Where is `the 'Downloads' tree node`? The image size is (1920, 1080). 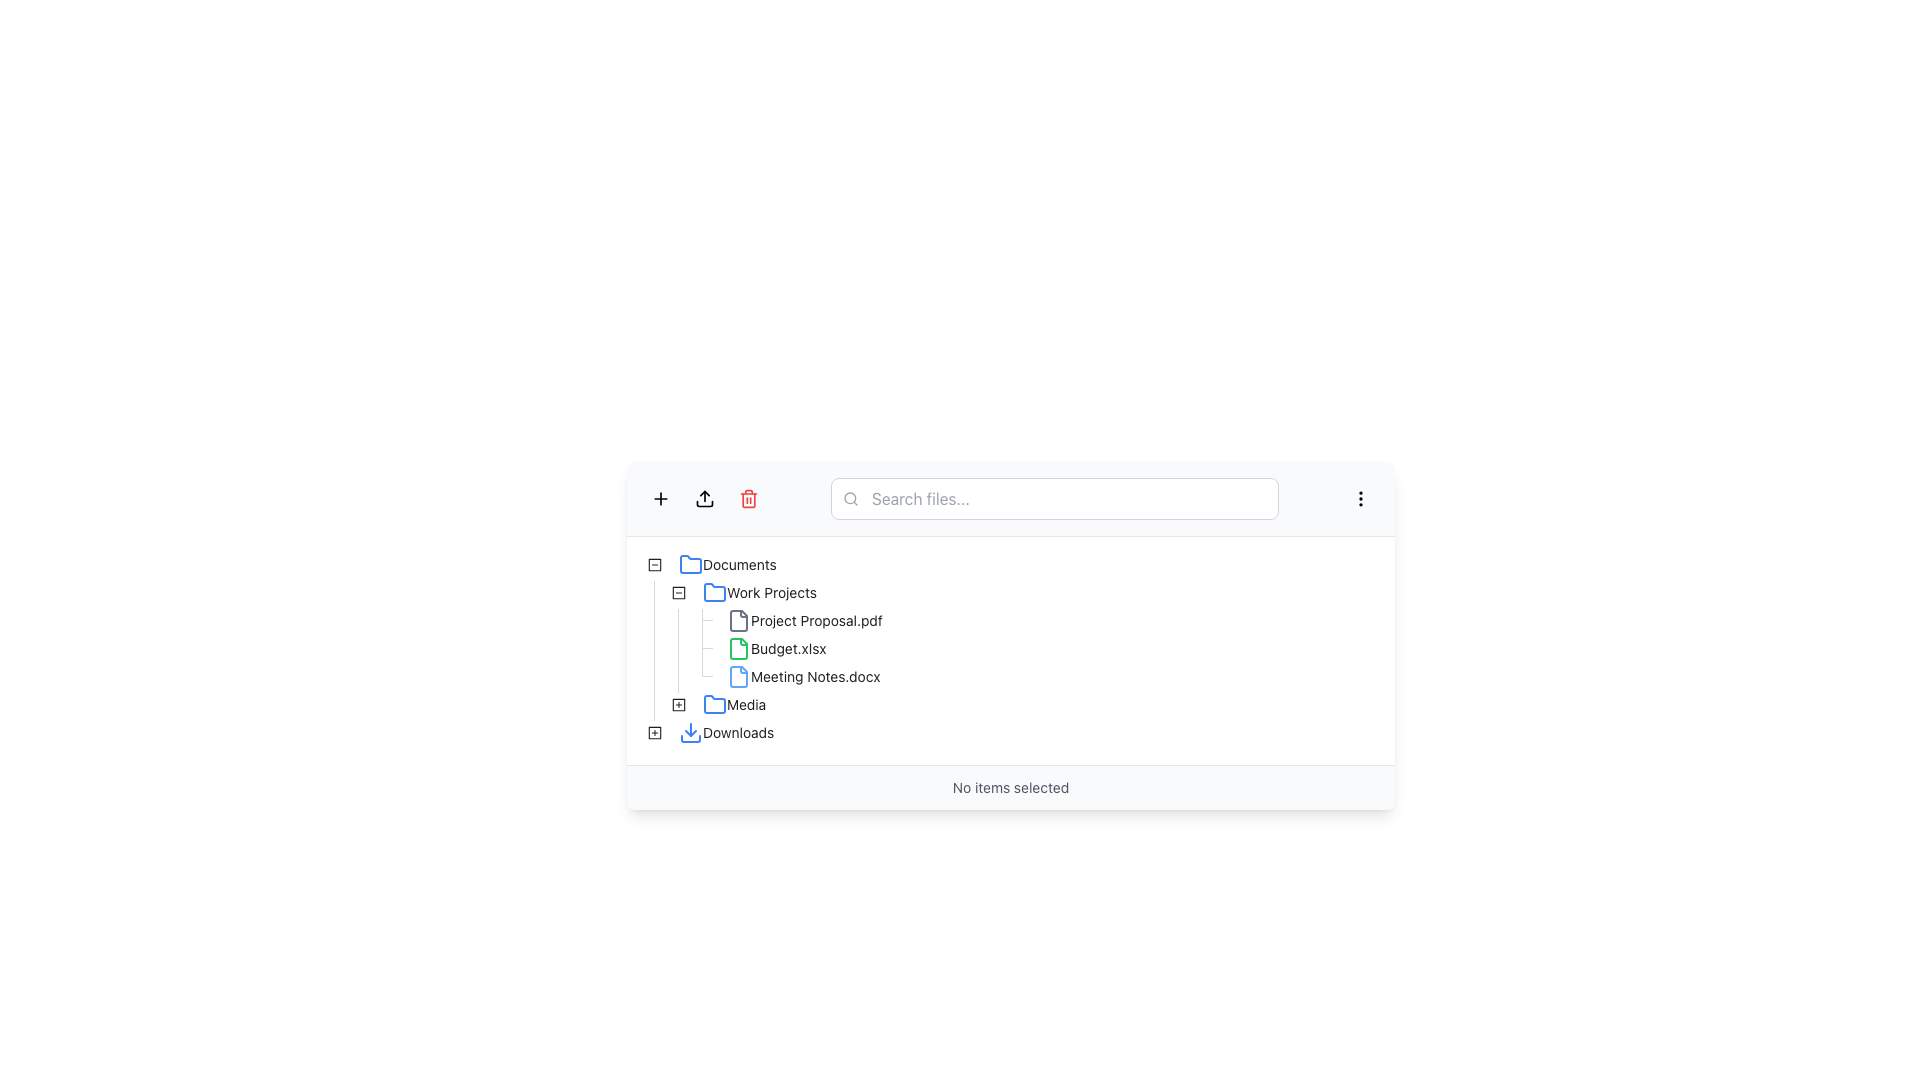
the 'Downloads' tree node is located at coordinates (712, 732).